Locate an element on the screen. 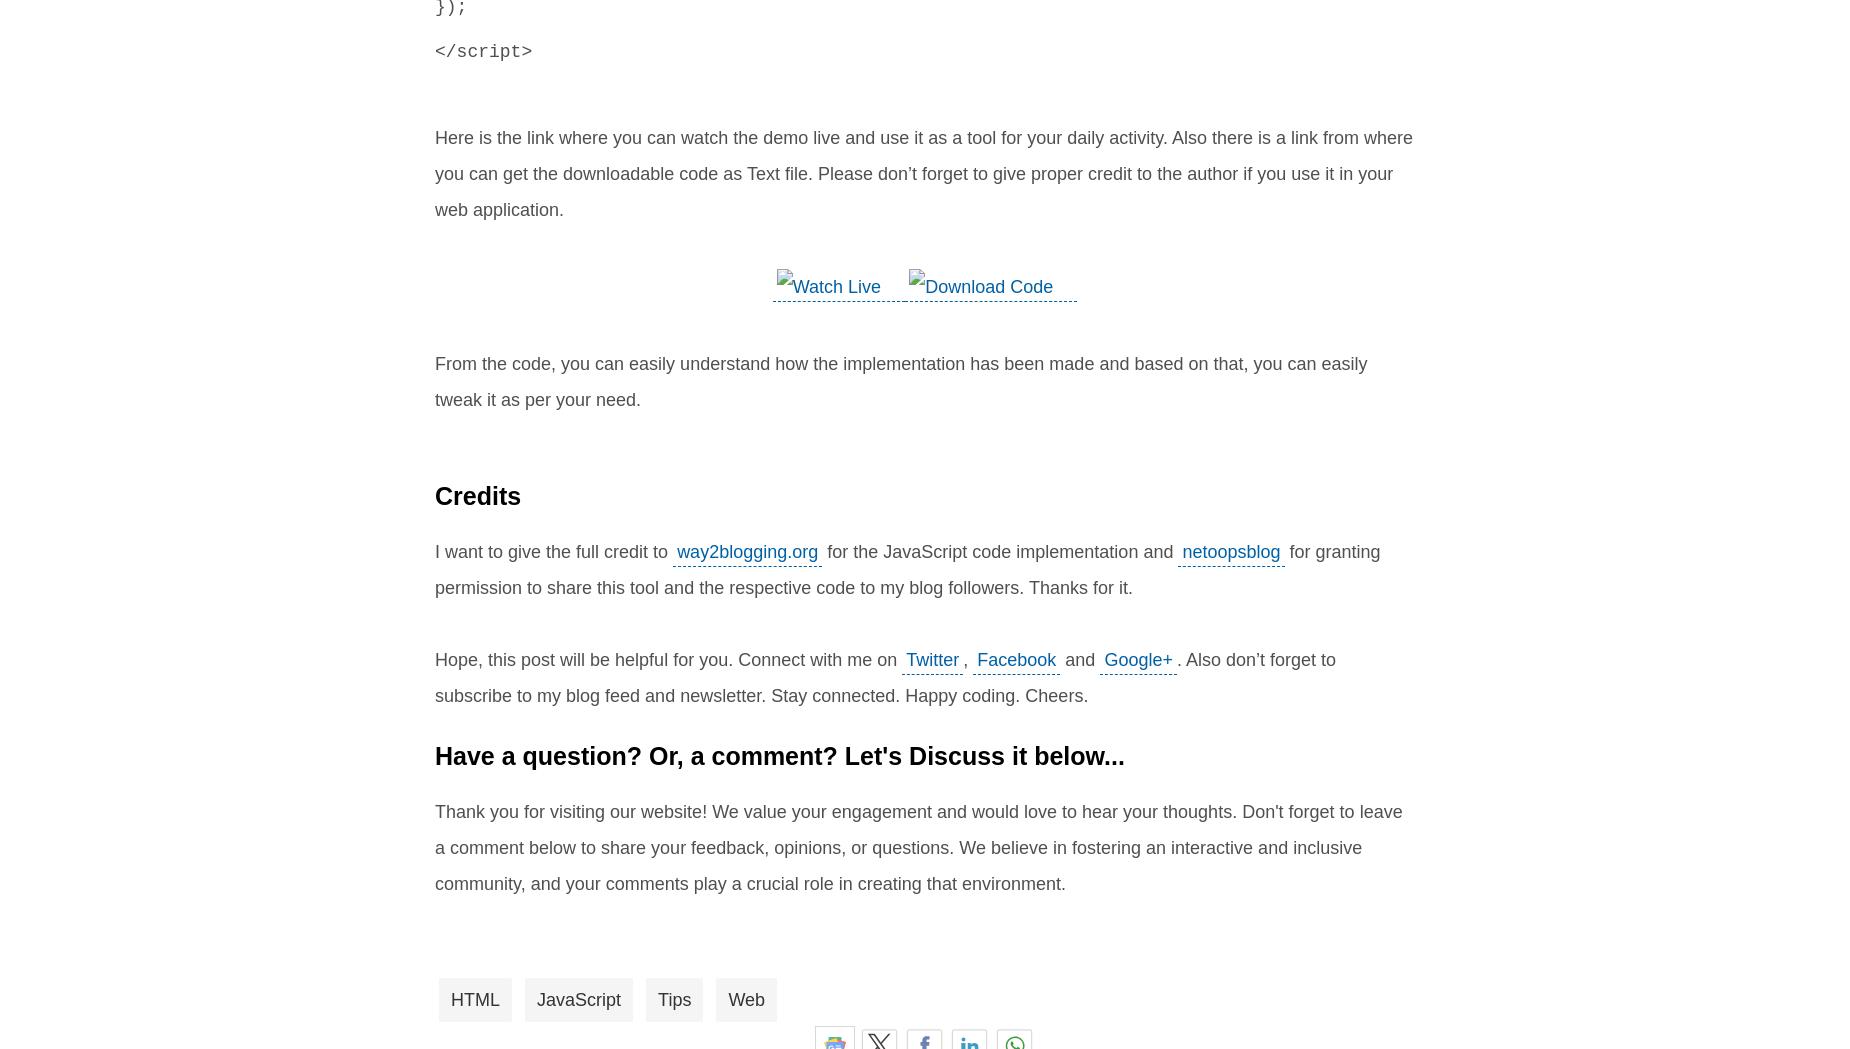 The width and height of the screenshot is (1850, 1049). '>' is located at coordinates (526, 52).